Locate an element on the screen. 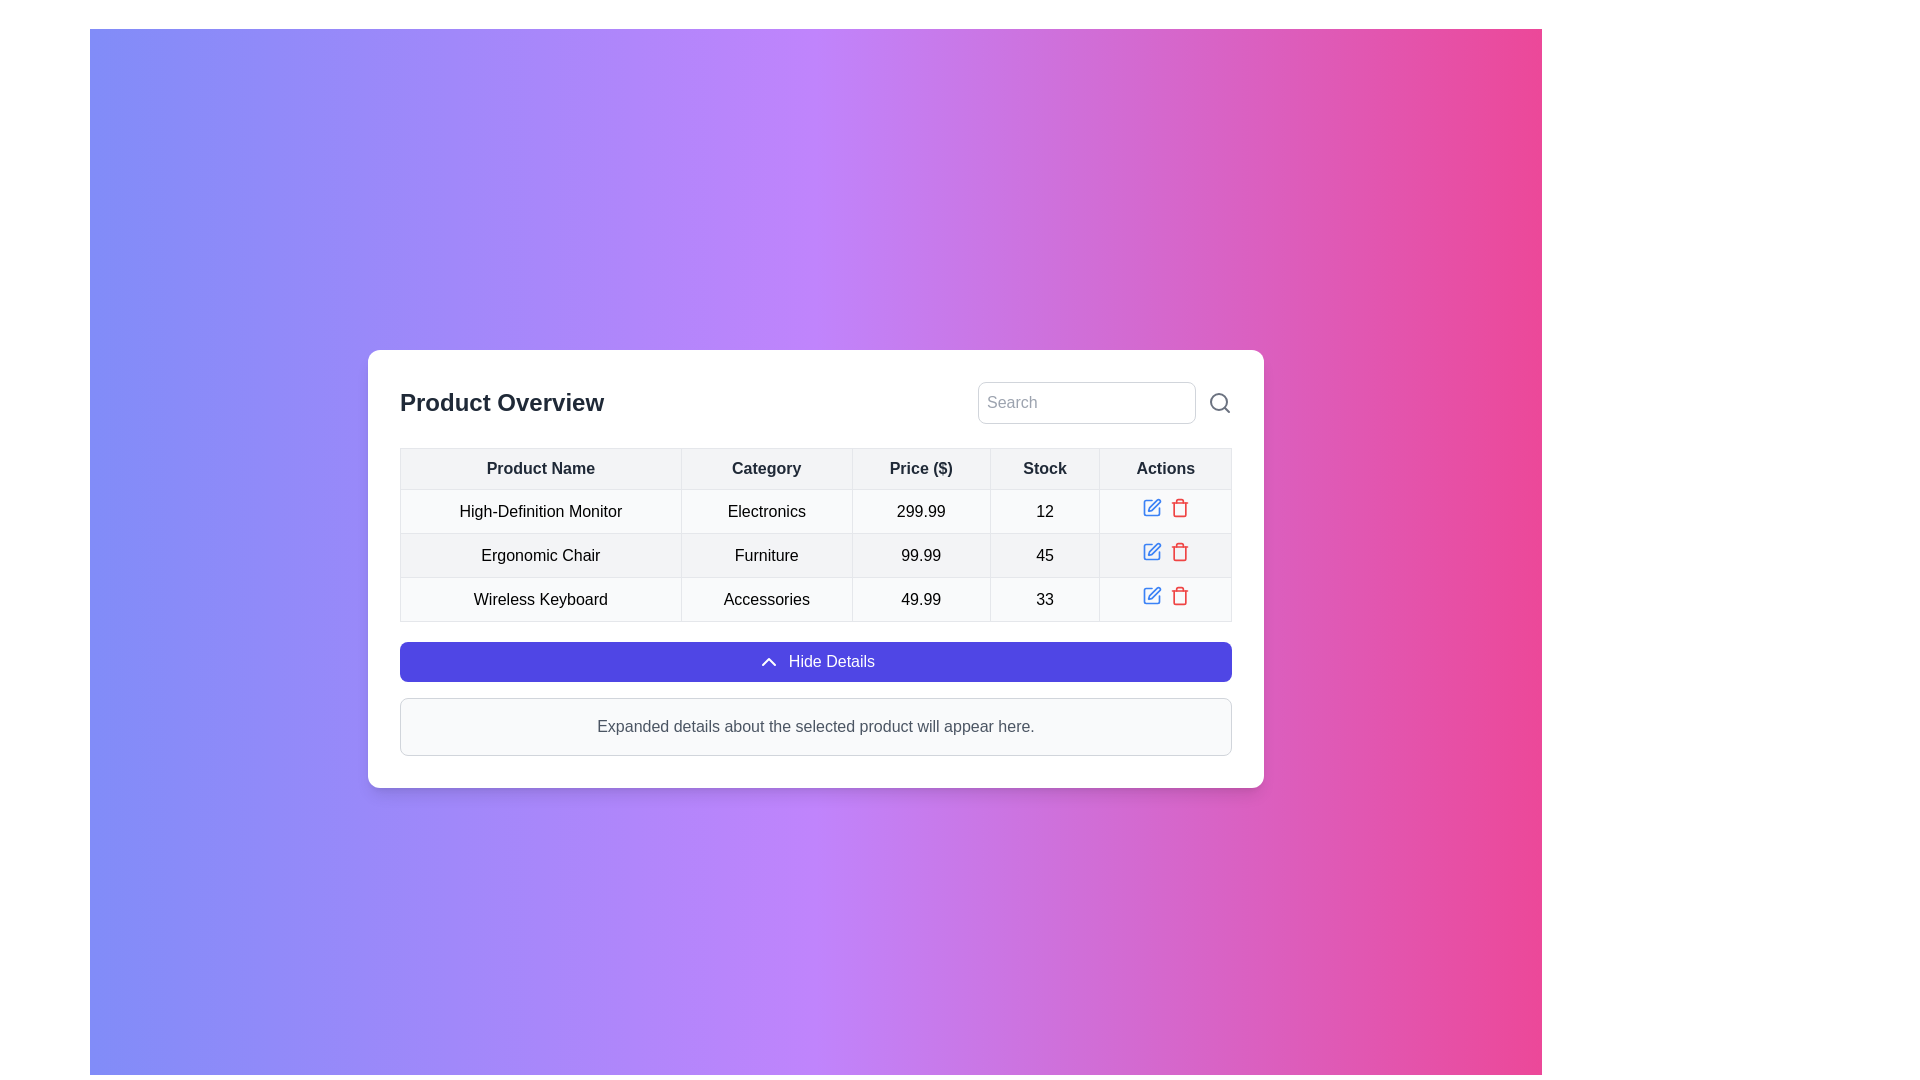 The height and width of the screenshot is (1080, 1920). the static text label representing the category of the 'Ergonomic Chair' product, located in the second row of the table is located at coordinates (765, 555).